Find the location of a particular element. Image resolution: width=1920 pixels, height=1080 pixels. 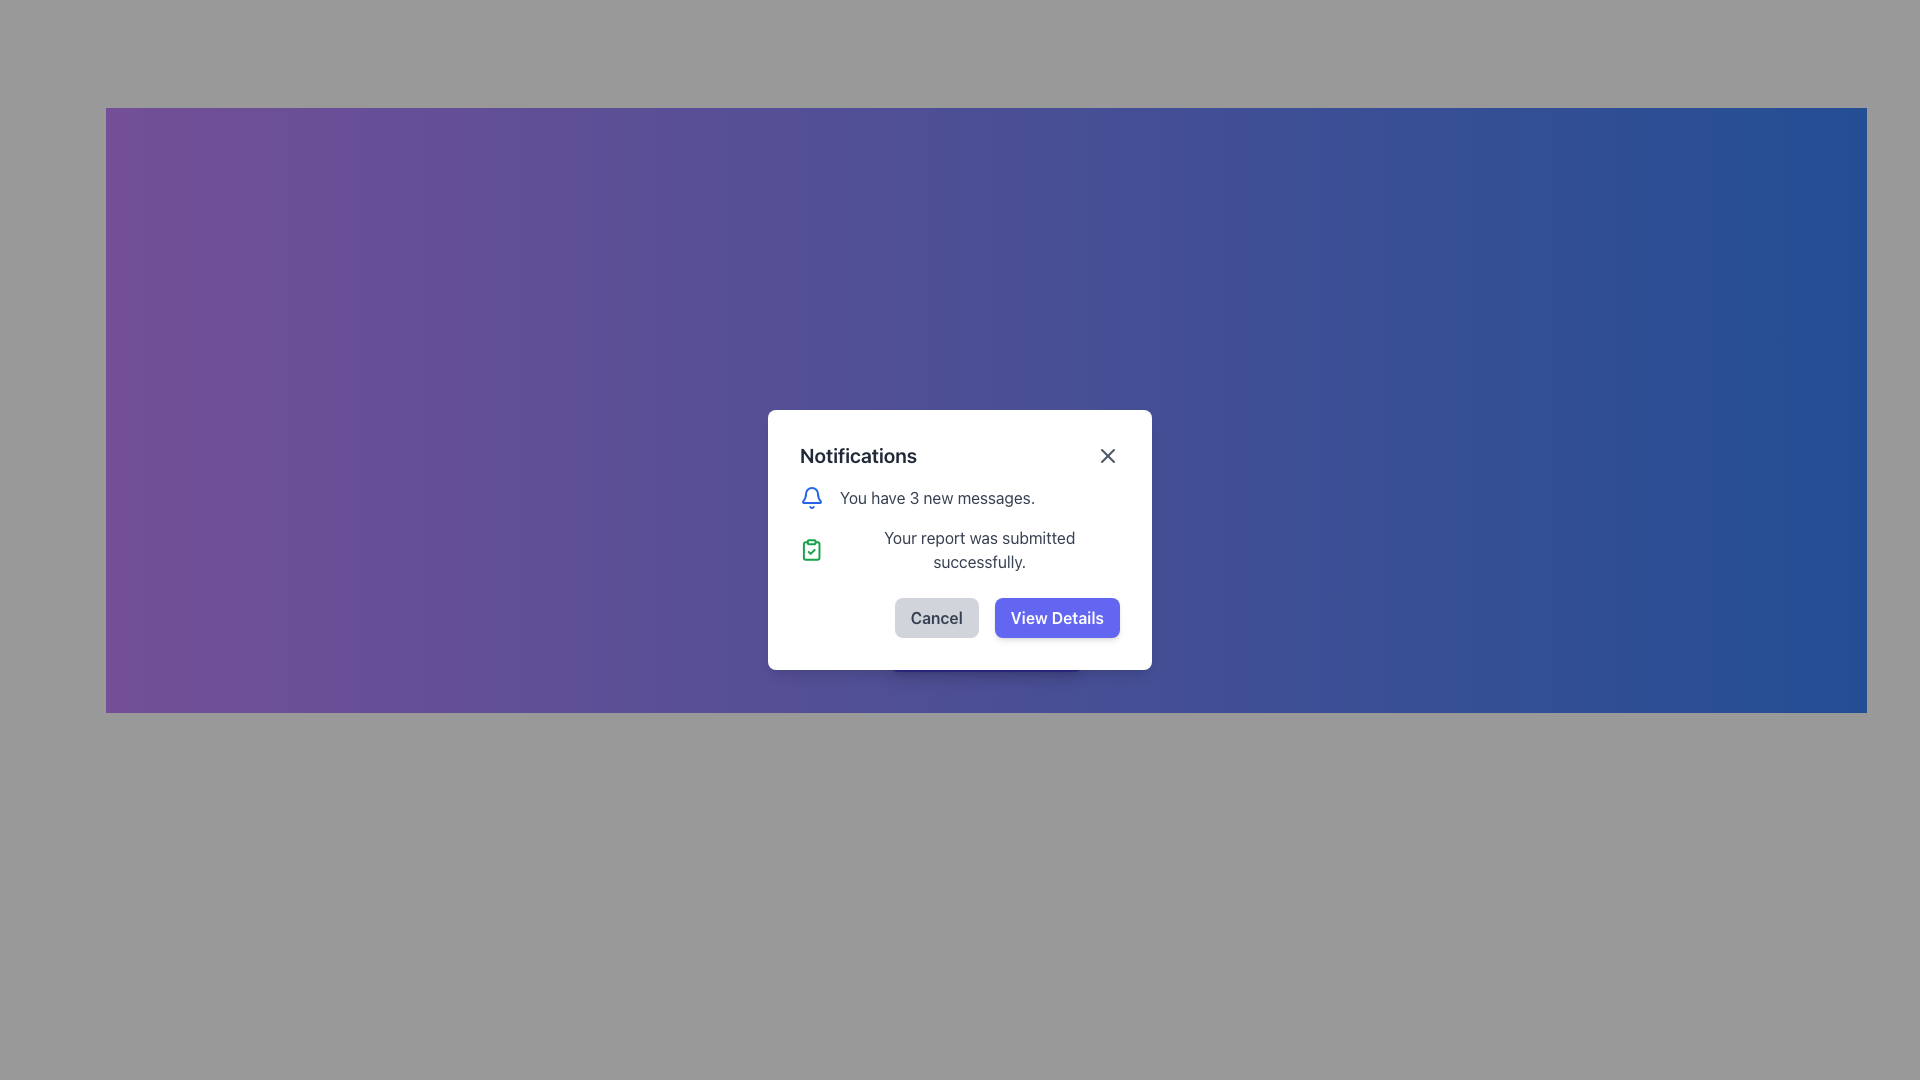

the decorative icon that indicates the successful submission of a report, which is located to the left of the text 'Your report was submitted successfully.' in a notification card within a modal dialog box is located at coordinates (811, 550).